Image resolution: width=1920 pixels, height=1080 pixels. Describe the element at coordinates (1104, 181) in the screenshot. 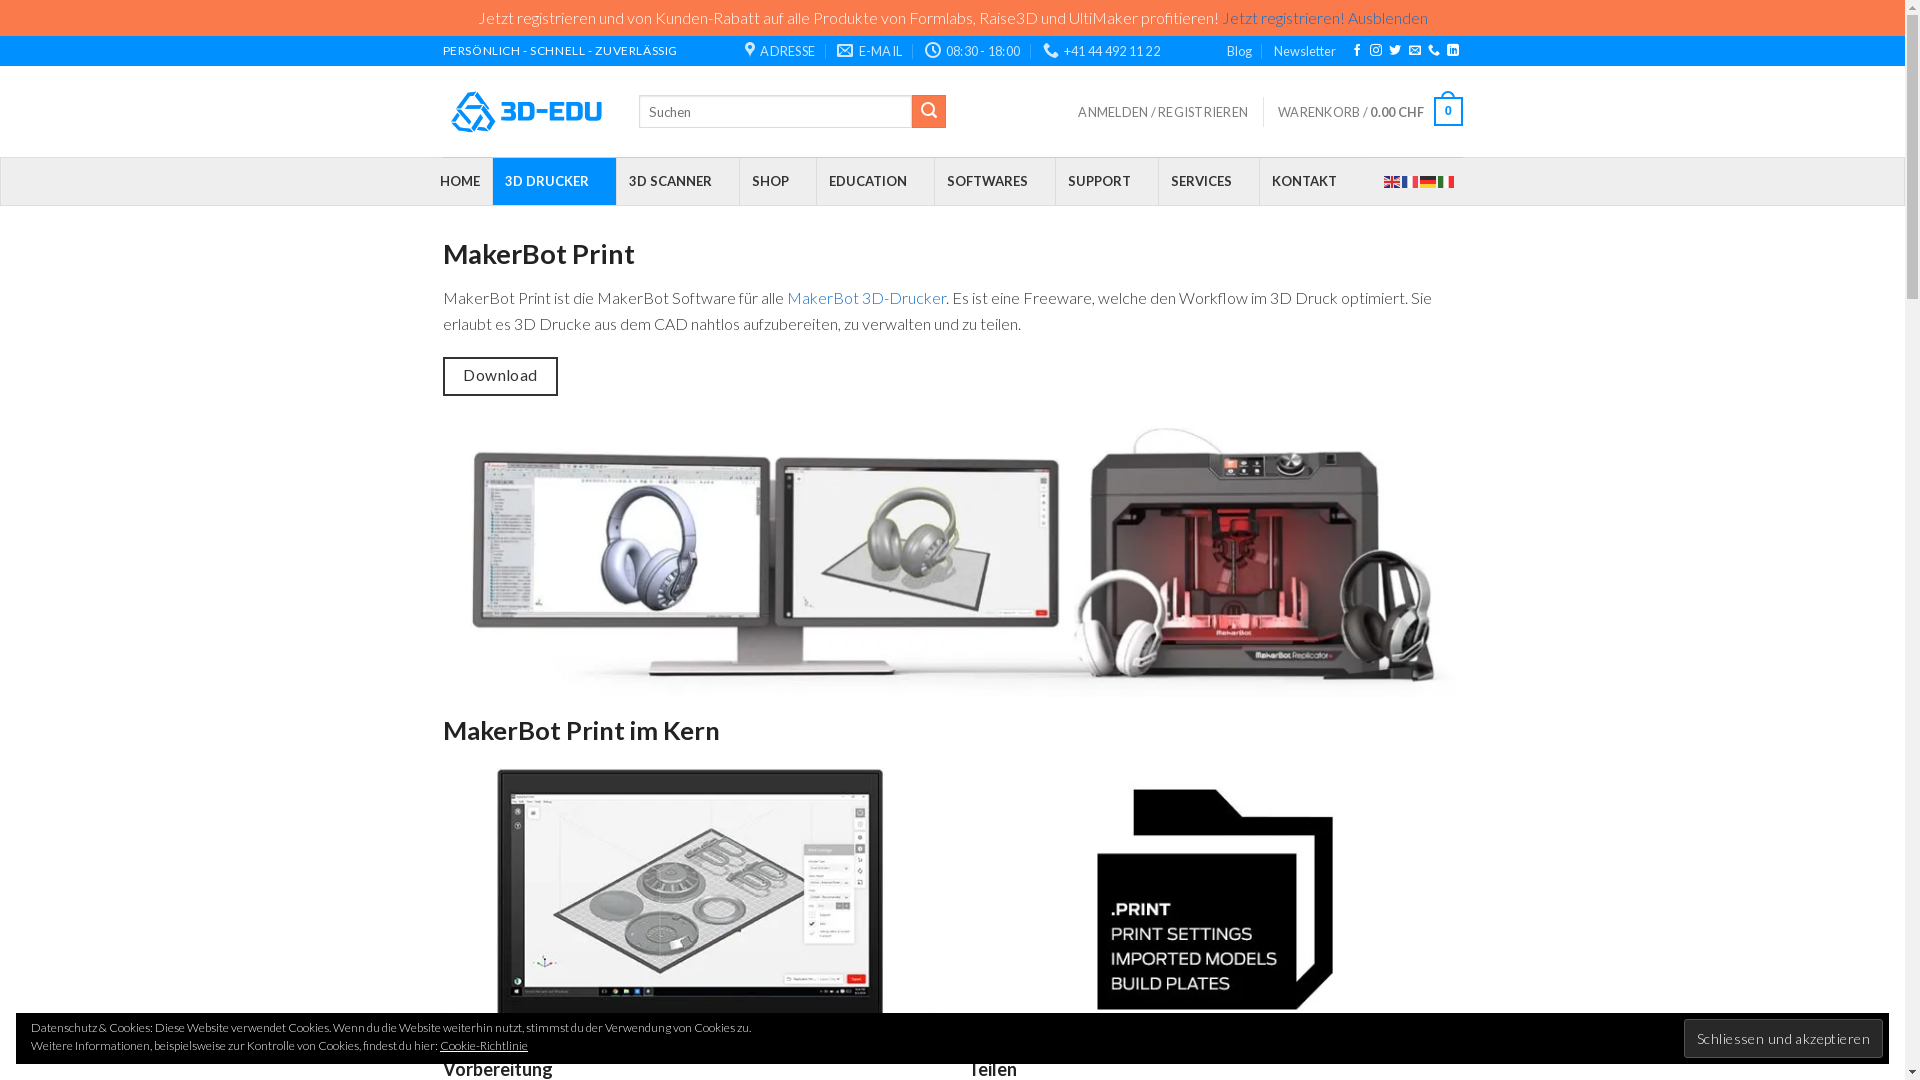

I see `'SUPPORT'` at that location.